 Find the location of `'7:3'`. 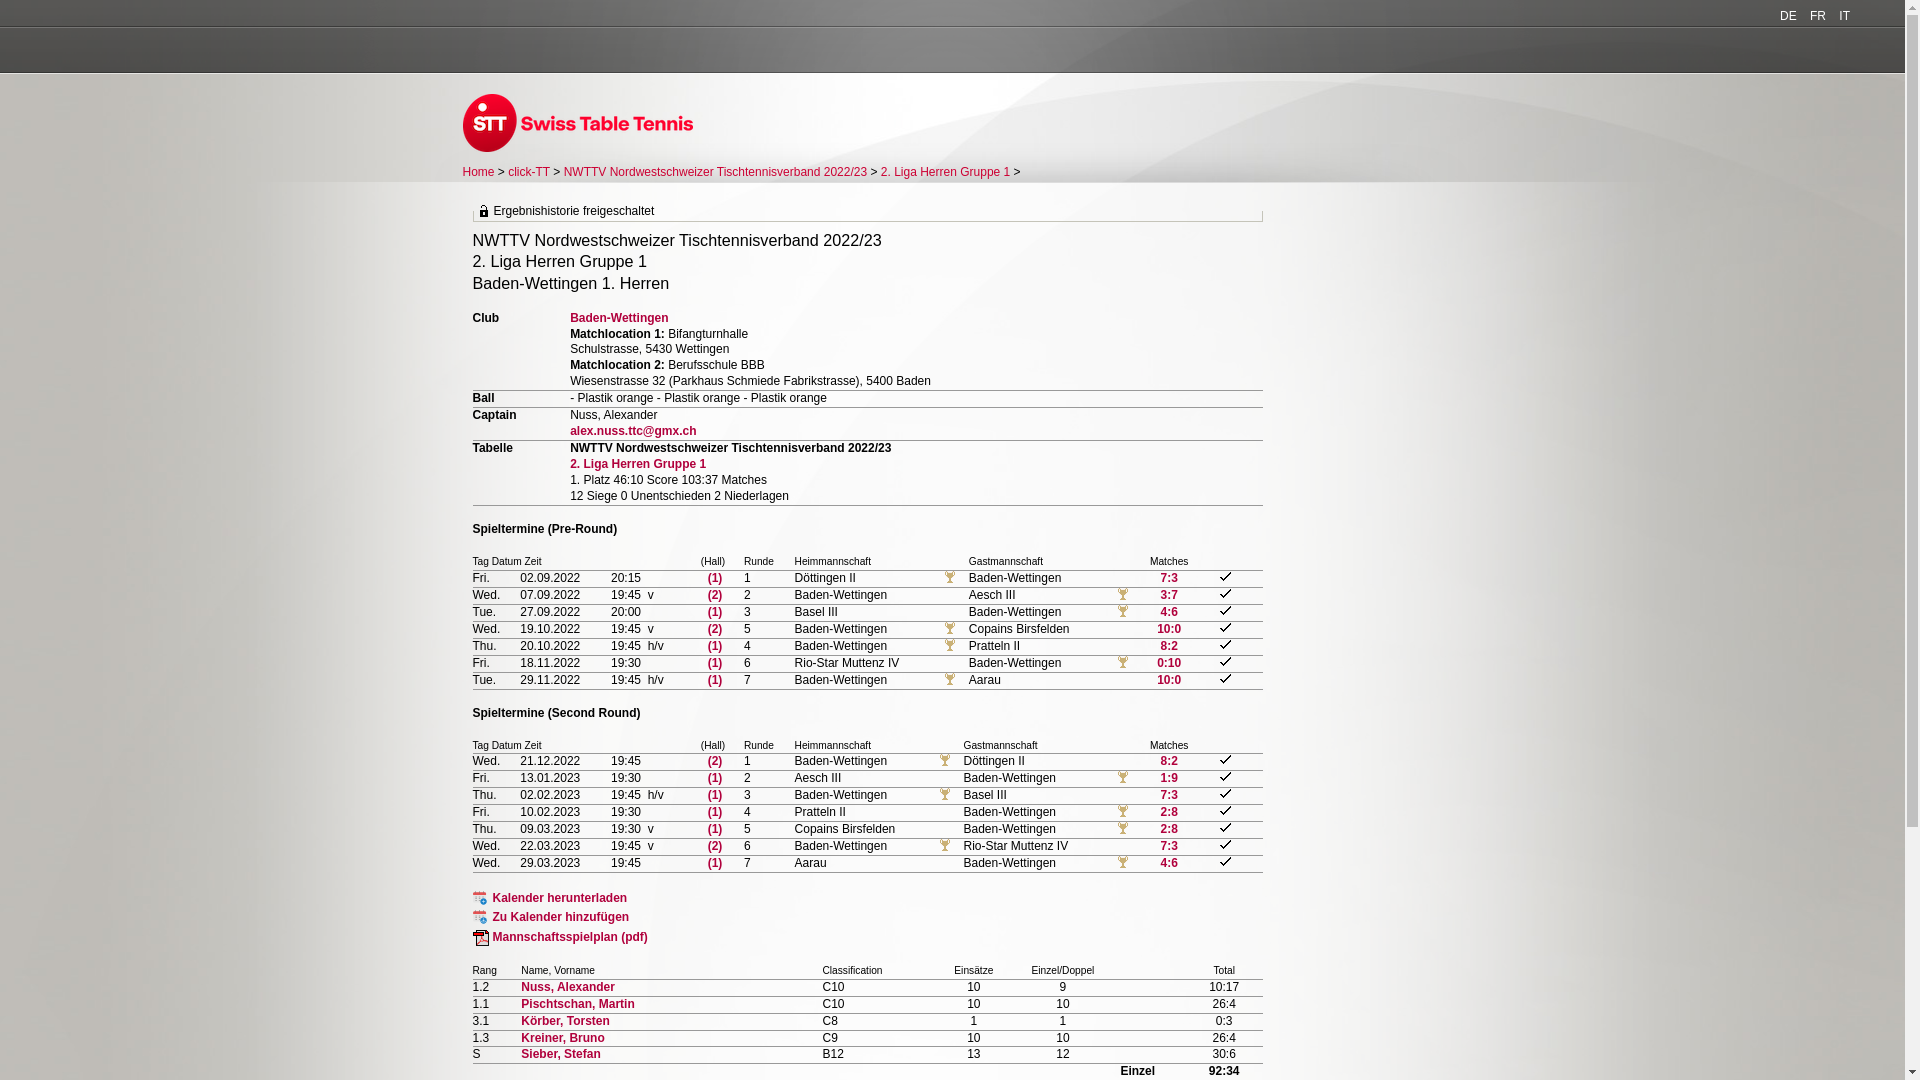

'7:3' is located at coordinates (1168, 578).